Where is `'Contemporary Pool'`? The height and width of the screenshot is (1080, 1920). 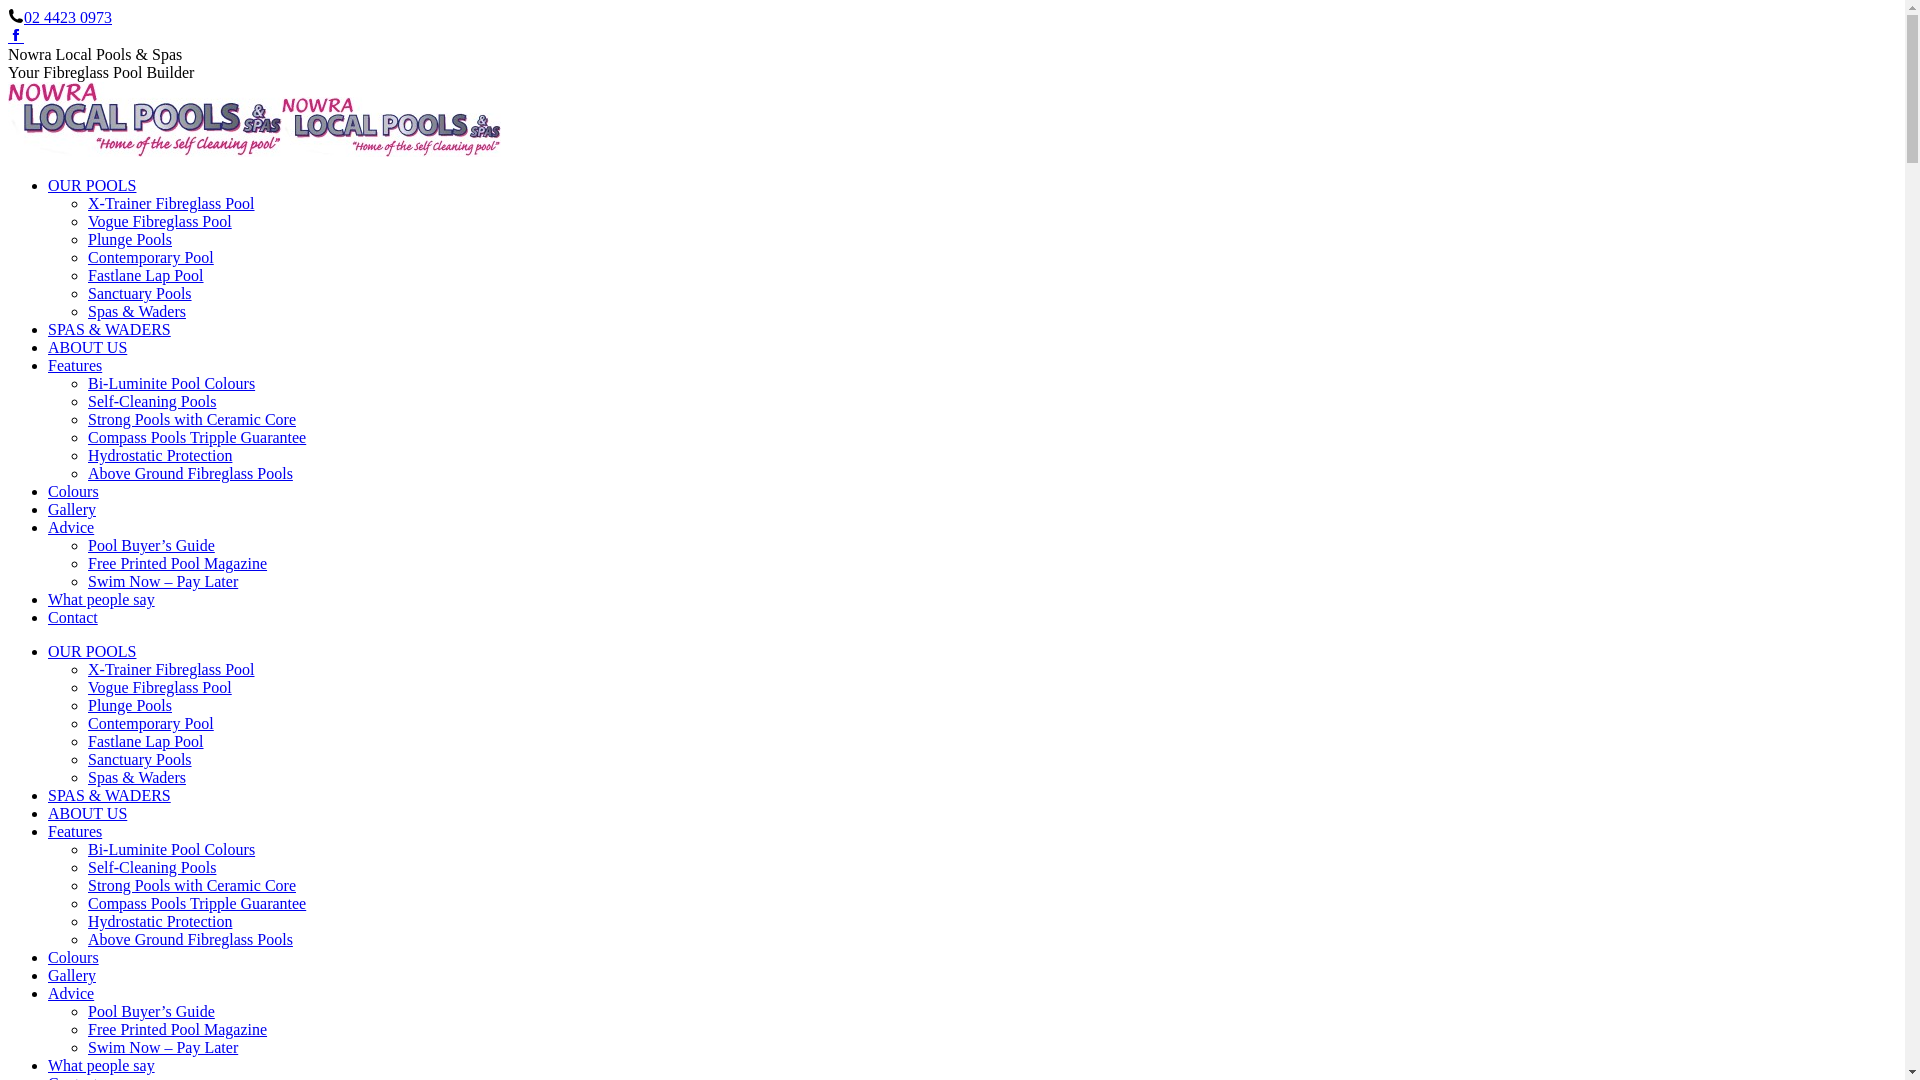
'Contemporary Pool' is located at coordinates (149, 723).